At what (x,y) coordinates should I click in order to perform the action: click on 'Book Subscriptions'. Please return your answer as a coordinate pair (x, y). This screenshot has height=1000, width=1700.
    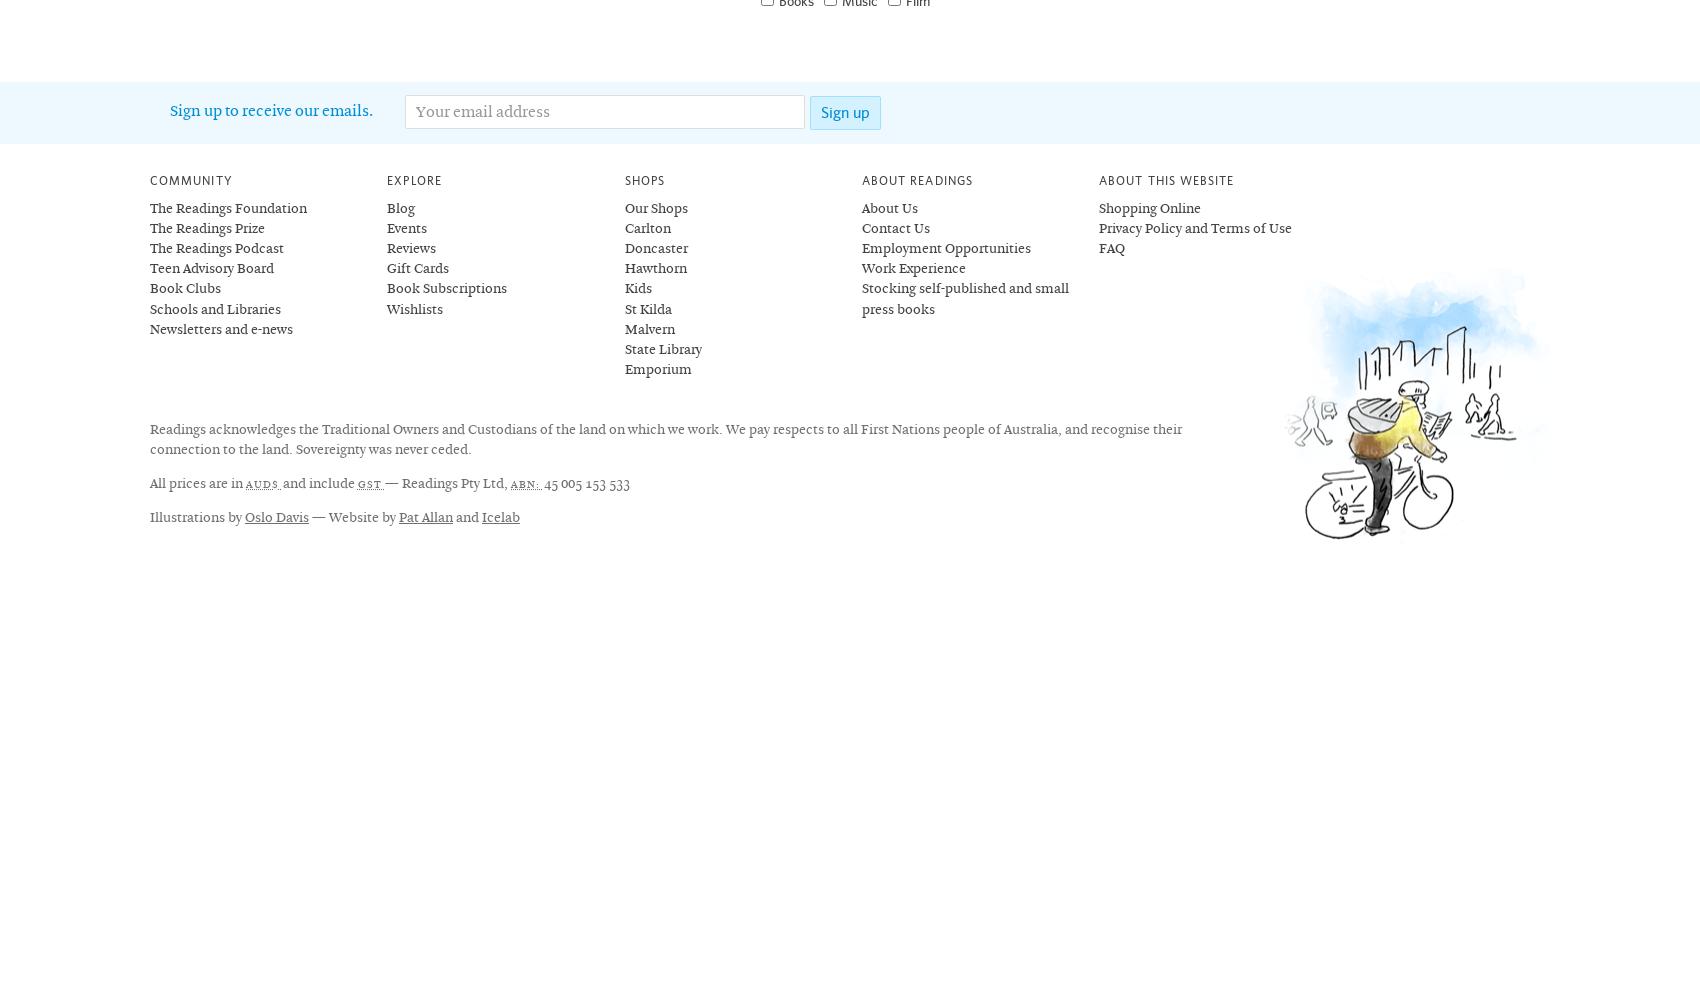
    Looking at the image, I should click on (446, 289).